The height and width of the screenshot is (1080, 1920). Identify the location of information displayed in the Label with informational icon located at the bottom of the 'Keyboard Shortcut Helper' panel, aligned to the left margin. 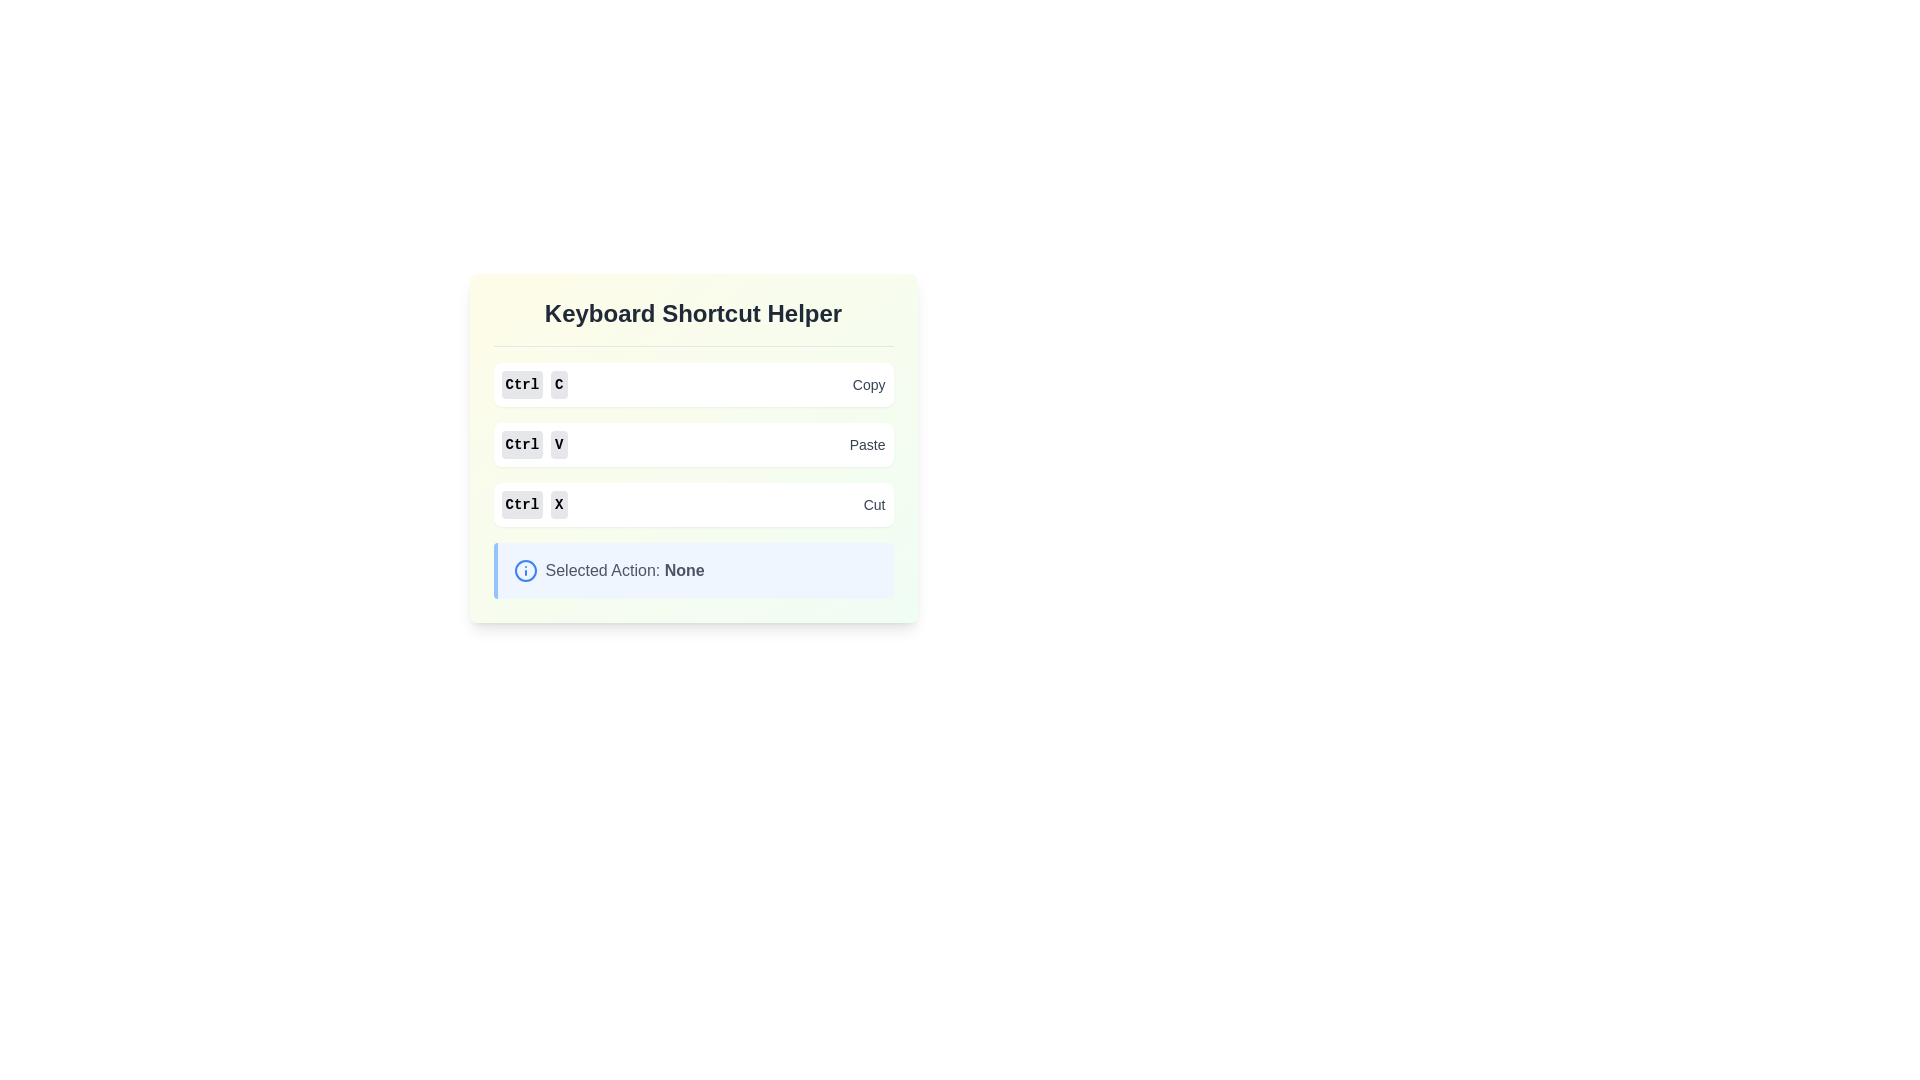
(695, 570).